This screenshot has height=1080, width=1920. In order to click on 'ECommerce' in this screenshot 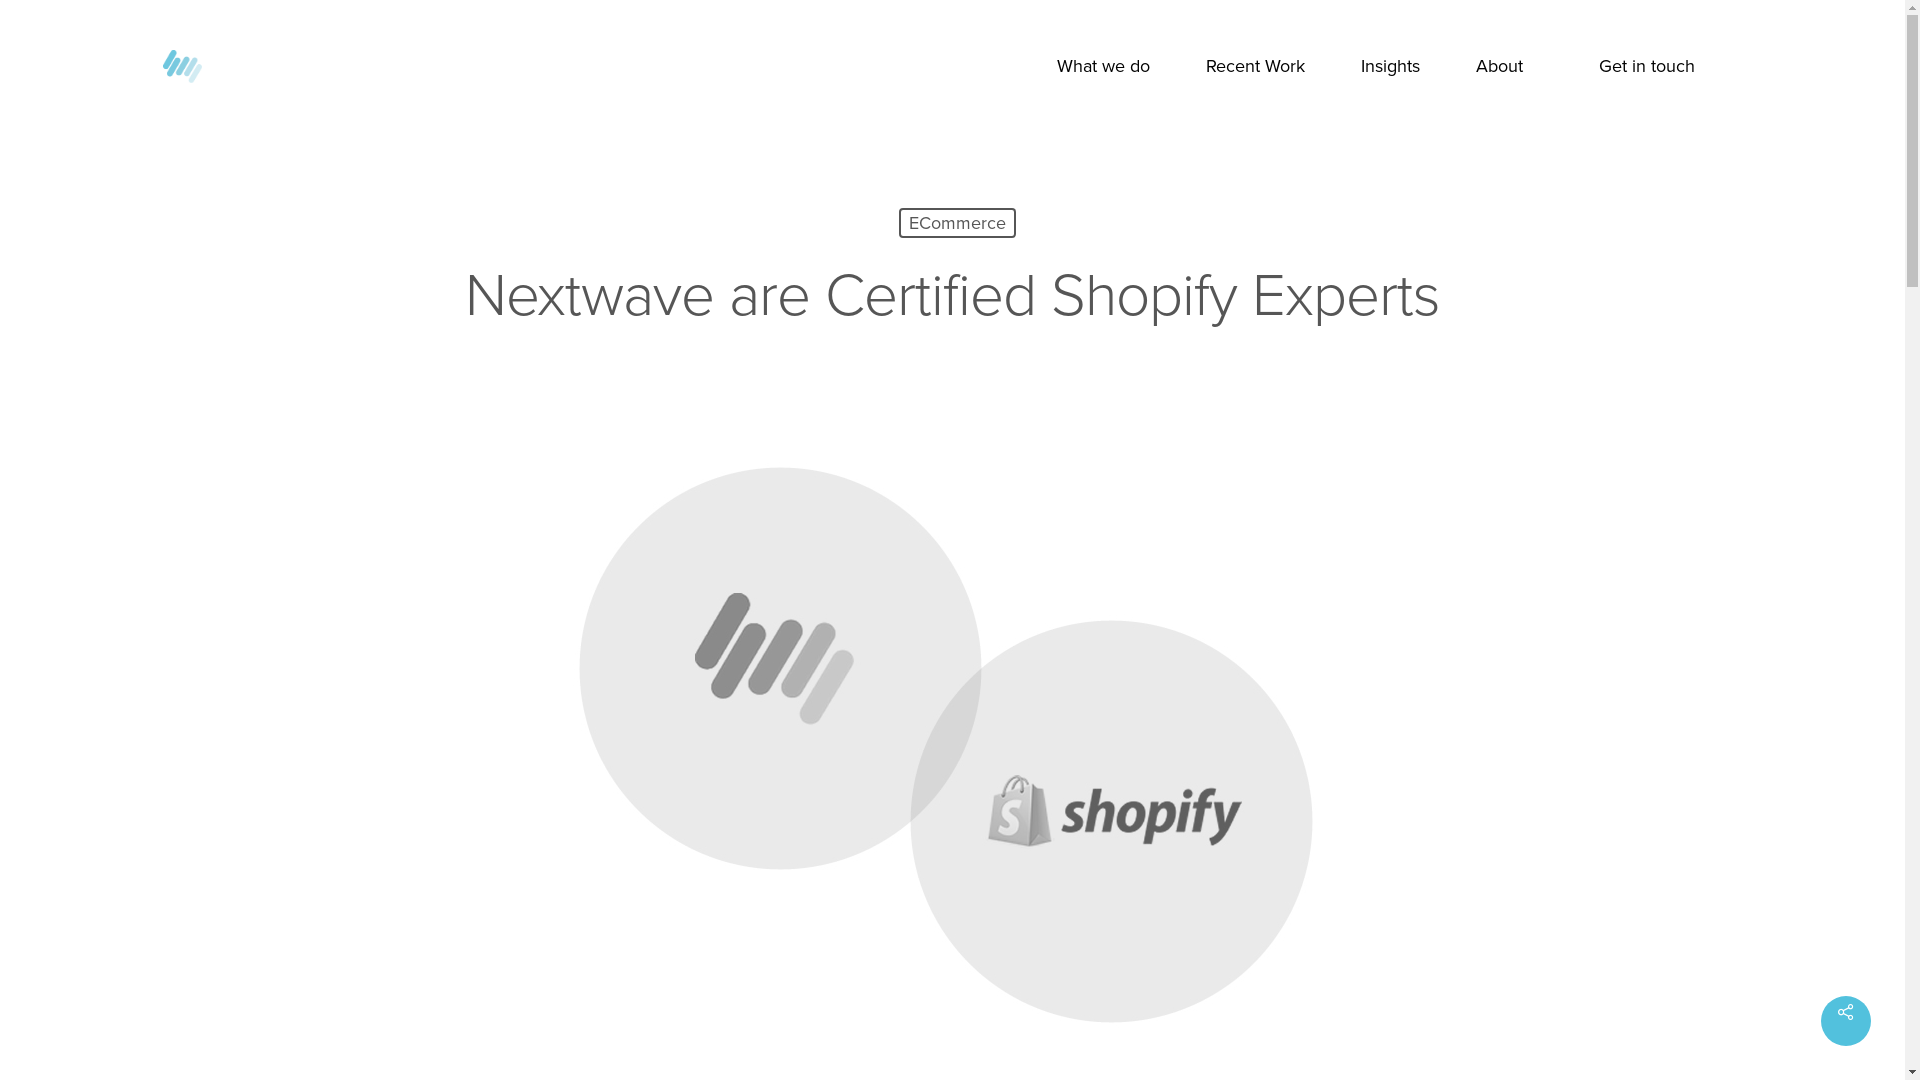, I will do `click(896, 223)`.